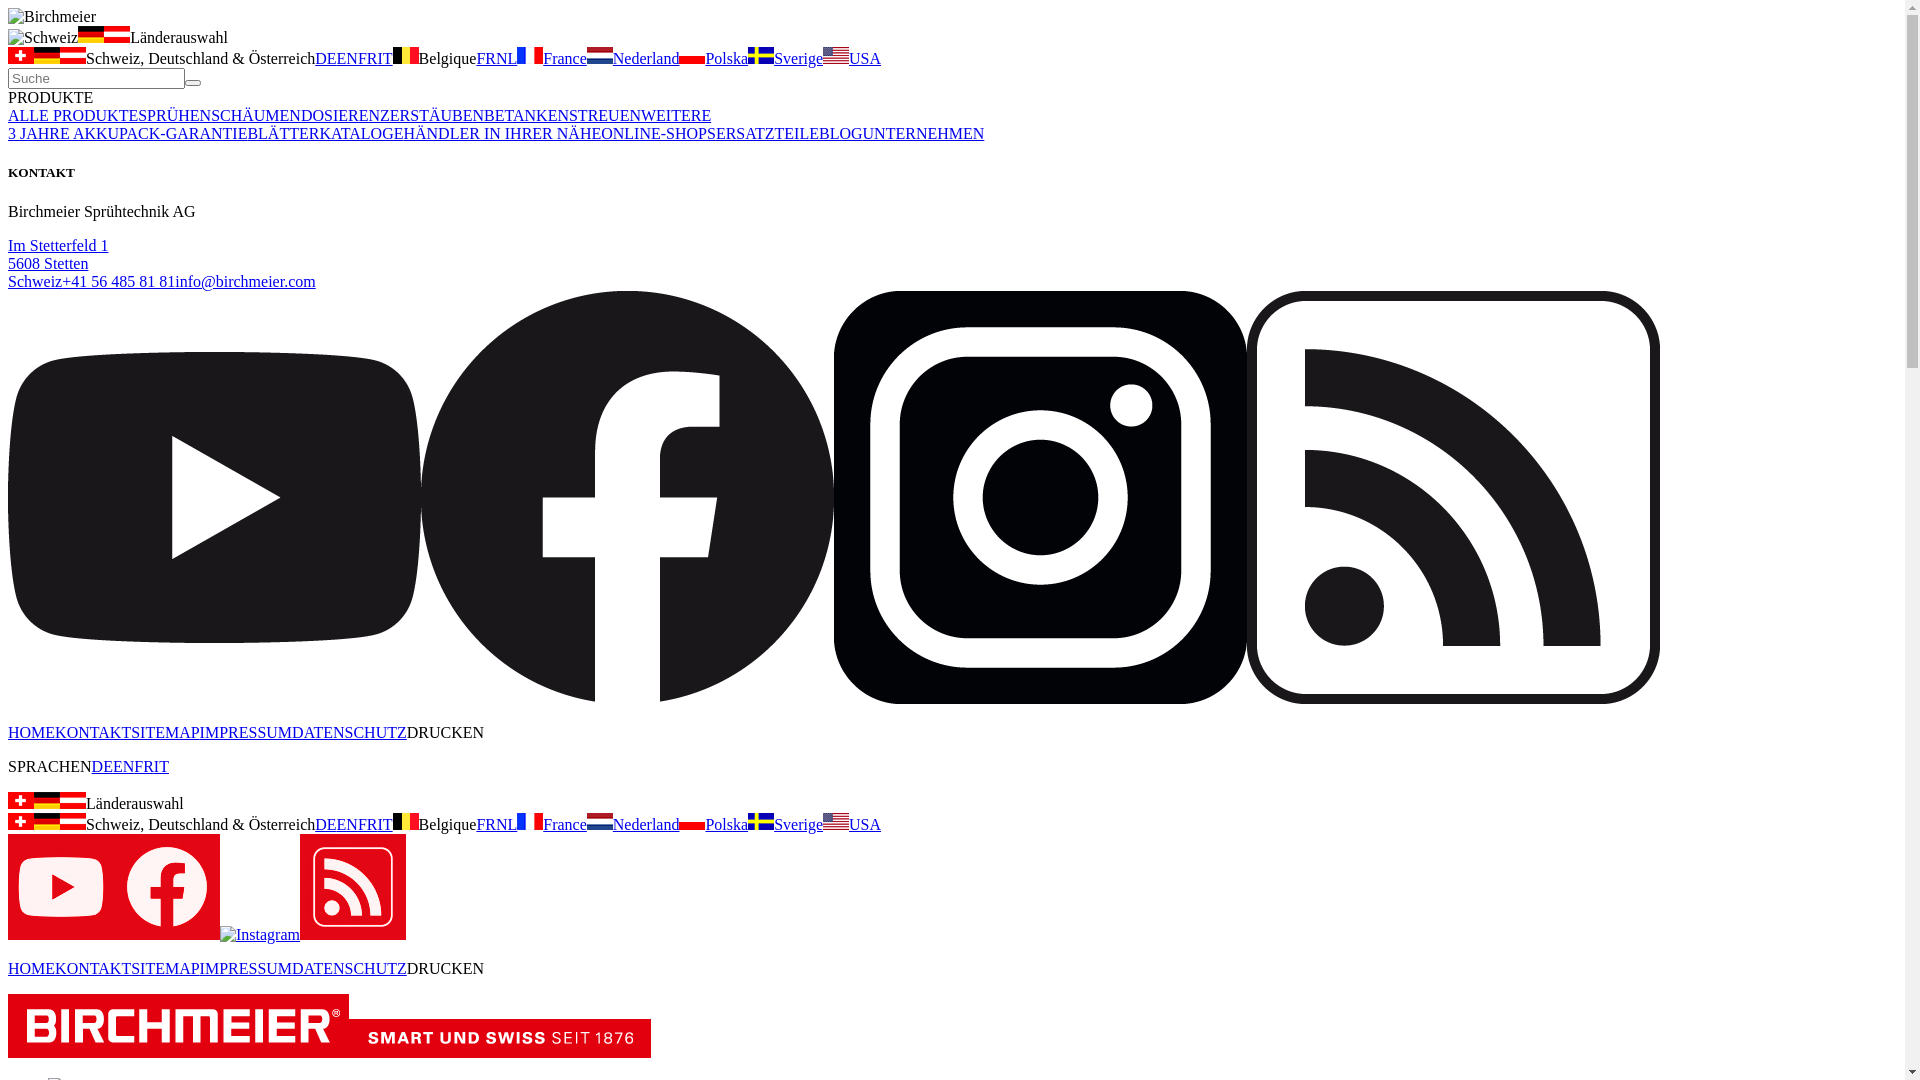 This screenshot has width=1920, height=1080. I want to click on 'BLOG', so click(840, 133).